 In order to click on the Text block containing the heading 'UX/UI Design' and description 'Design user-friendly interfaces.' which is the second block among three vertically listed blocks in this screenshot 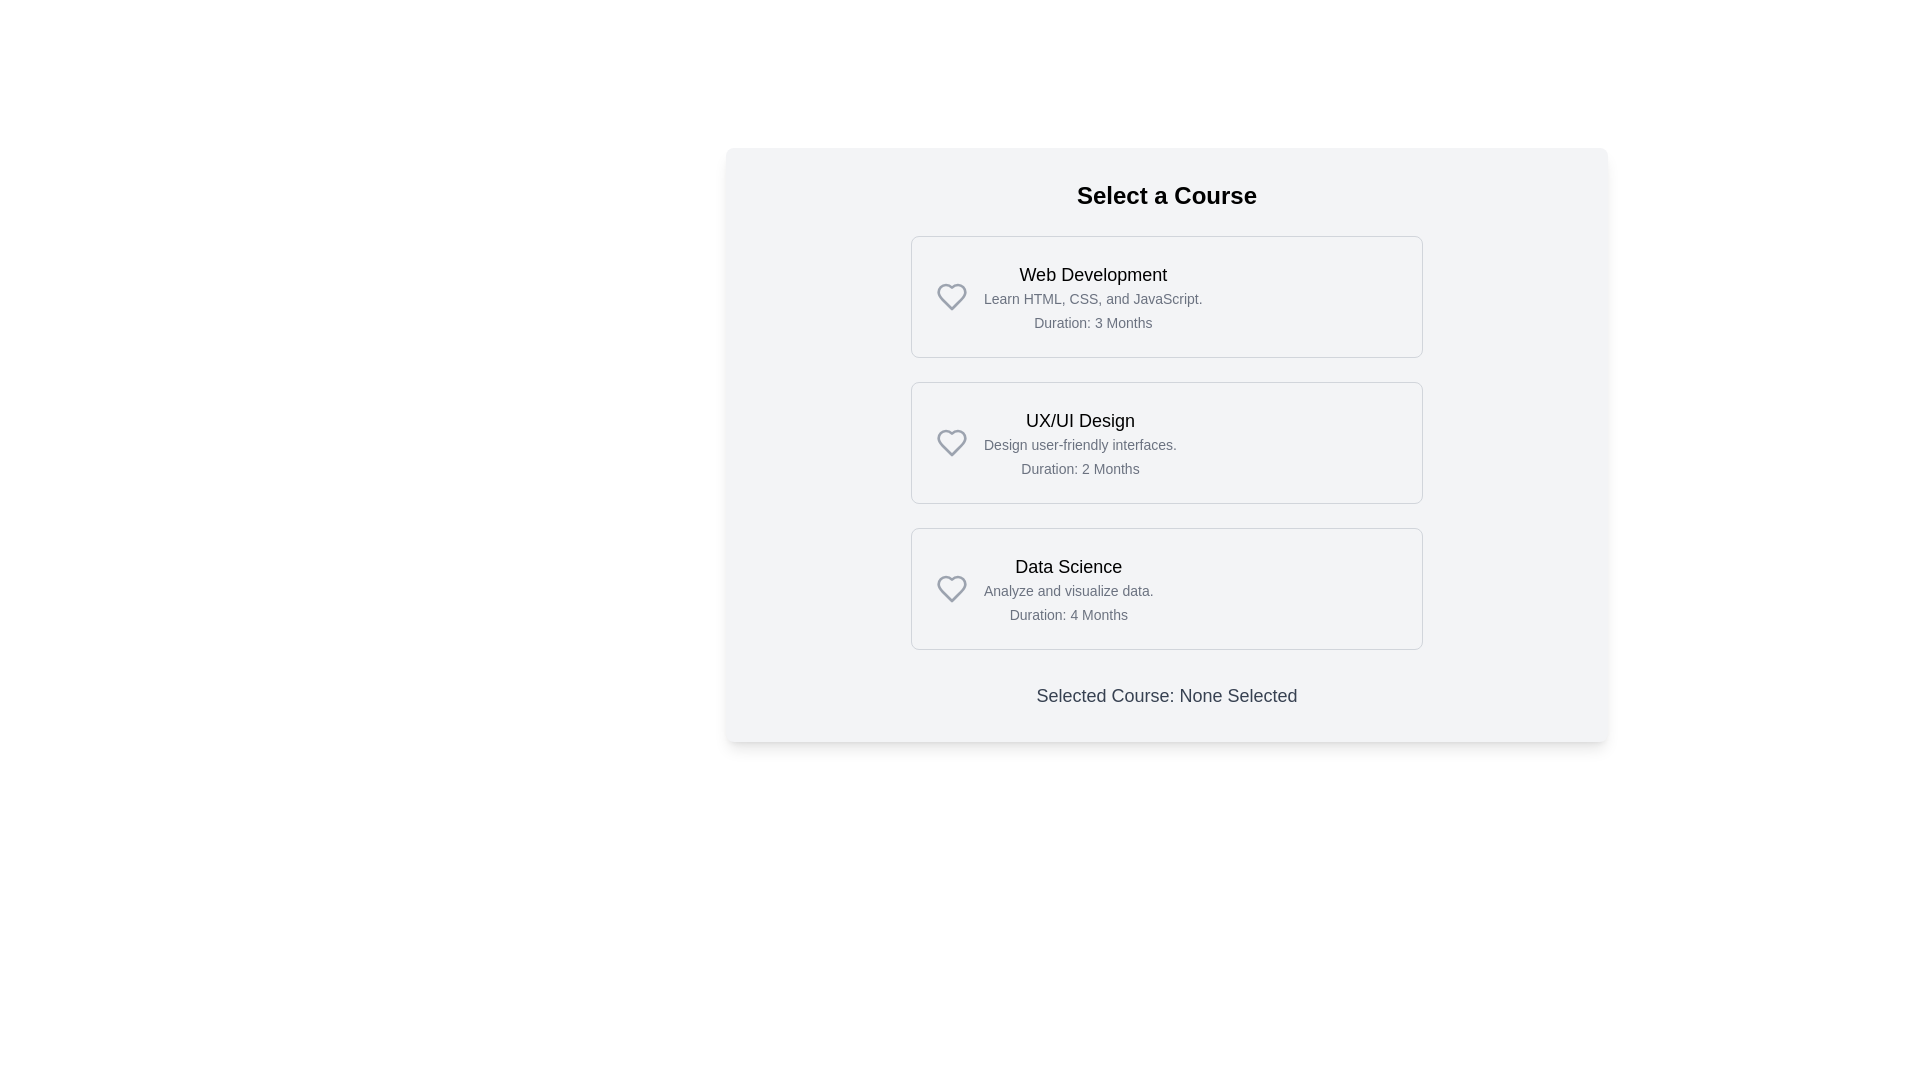, I will do `click(1079, 442)`.